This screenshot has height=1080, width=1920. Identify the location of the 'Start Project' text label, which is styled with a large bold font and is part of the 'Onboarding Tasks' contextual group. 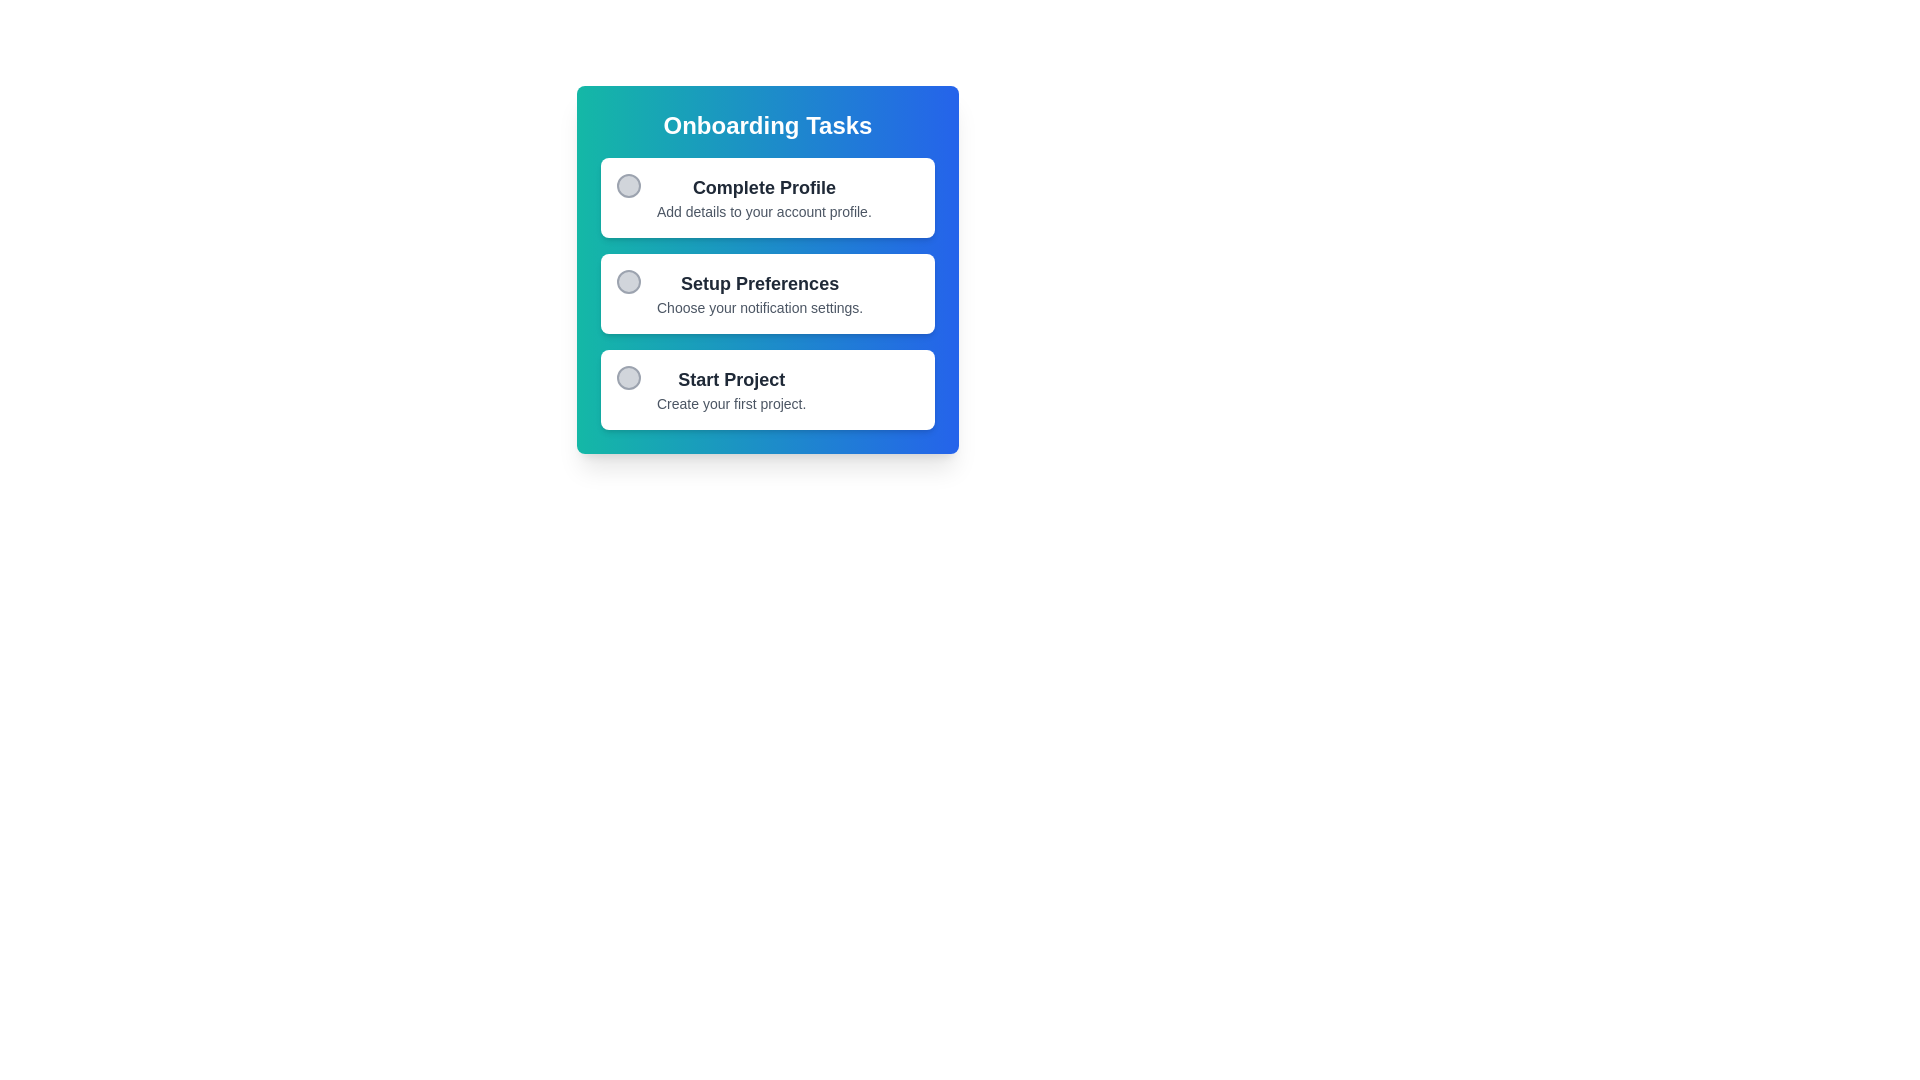
(730, 380).